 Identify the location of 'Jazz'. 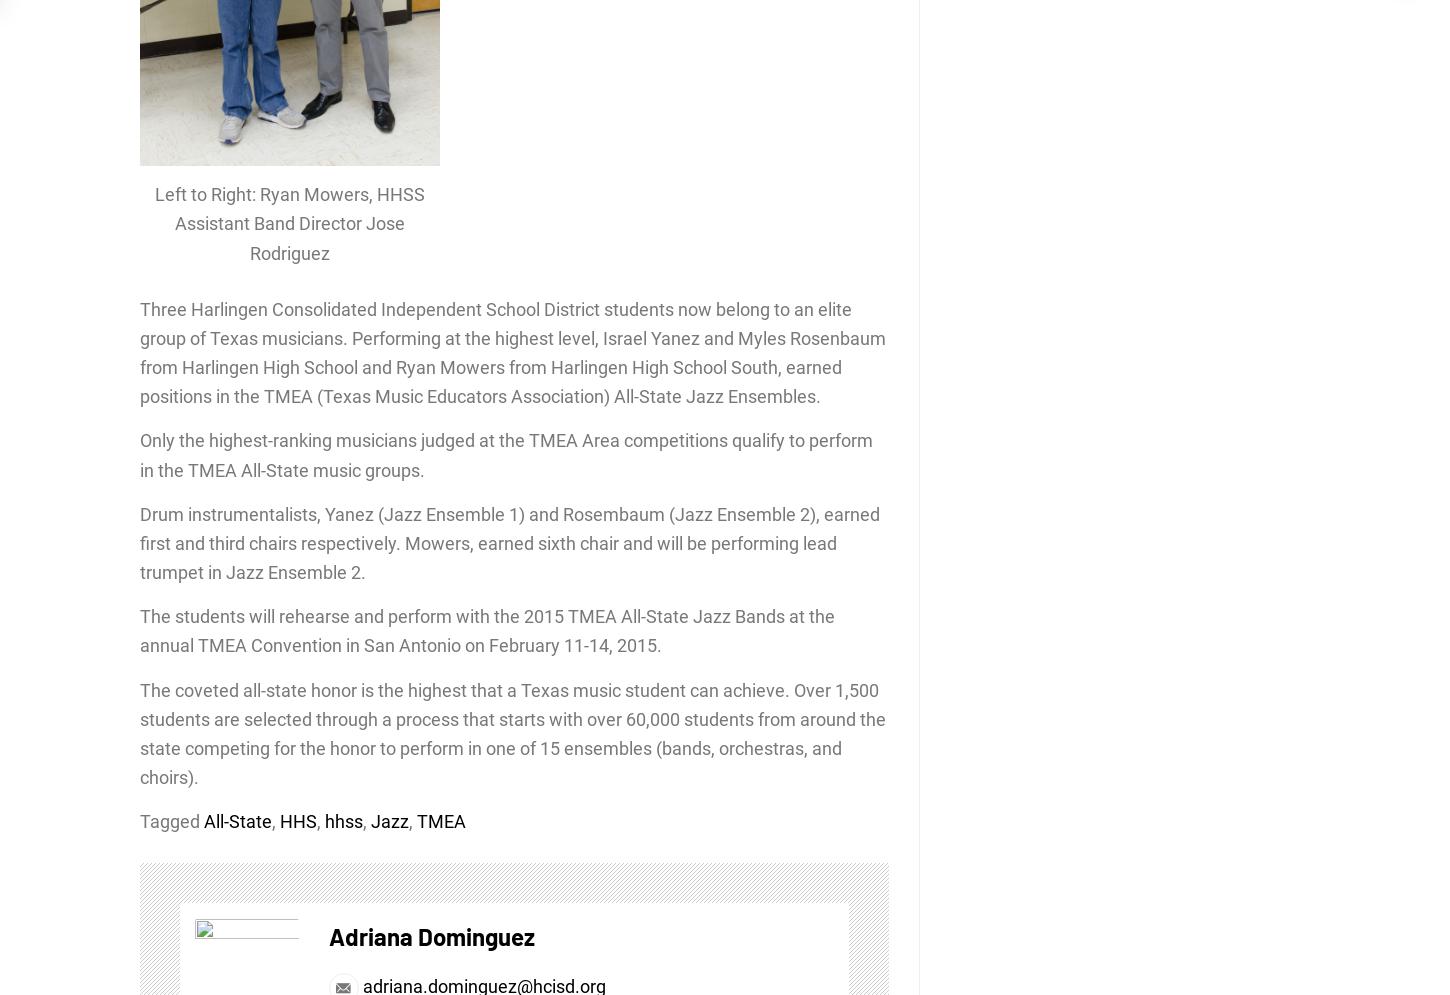
(370, 820).